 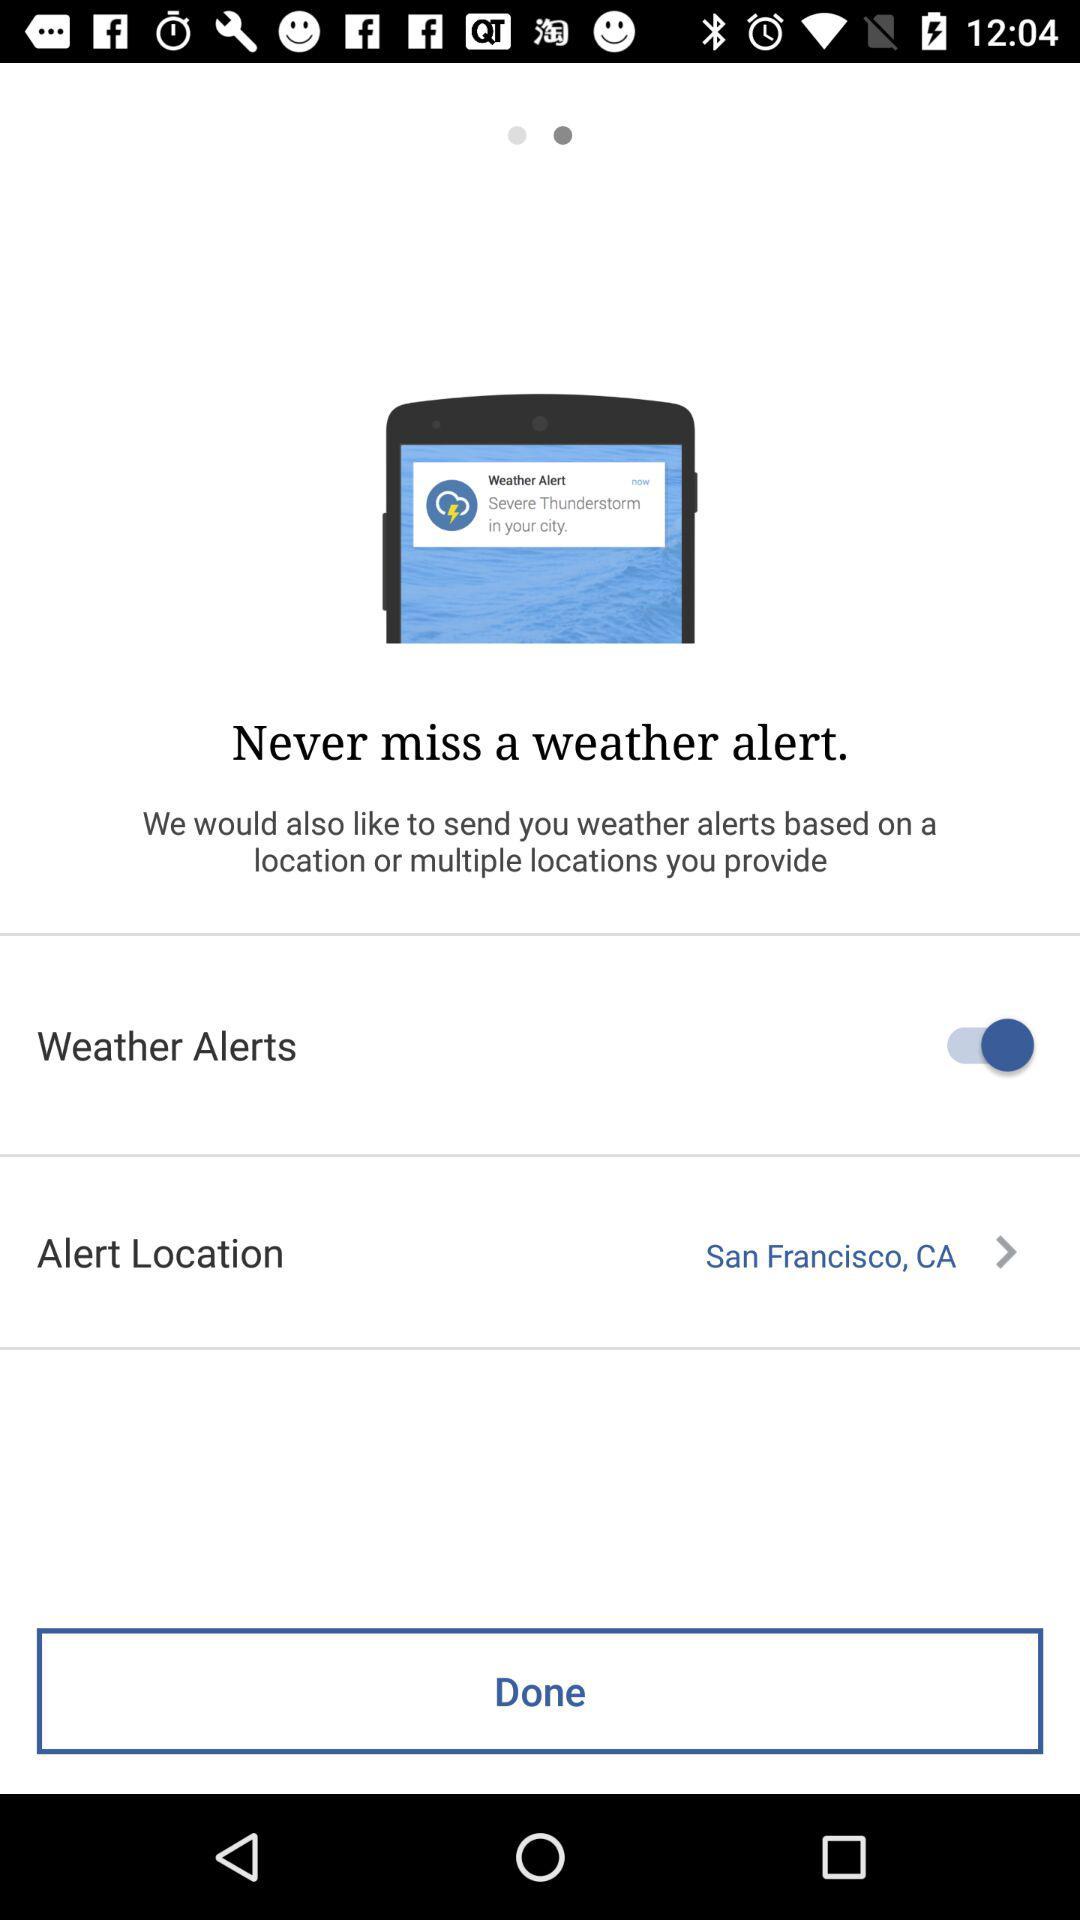 I want to click on the done icon, so click(x=540, y=1690).